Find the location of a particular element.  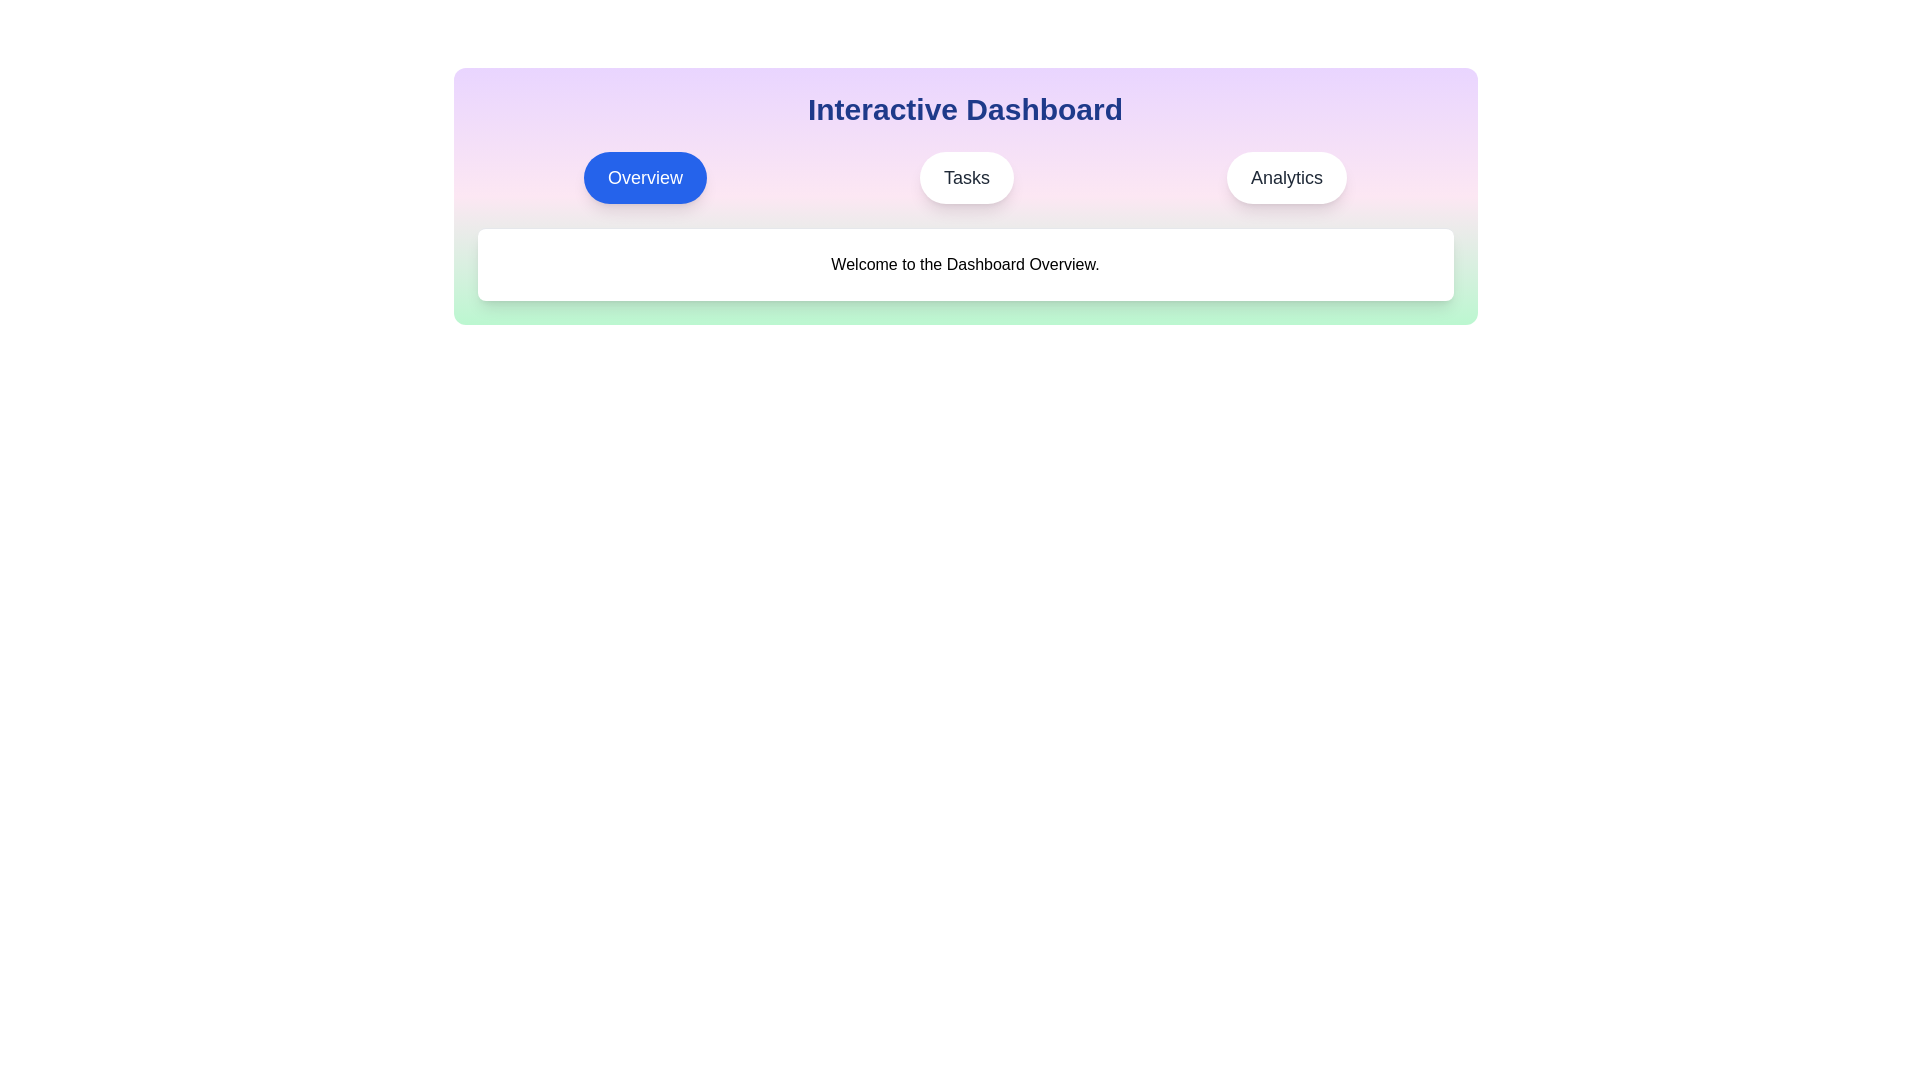

the tab labeled Overview is located at coordinates (645, 176).